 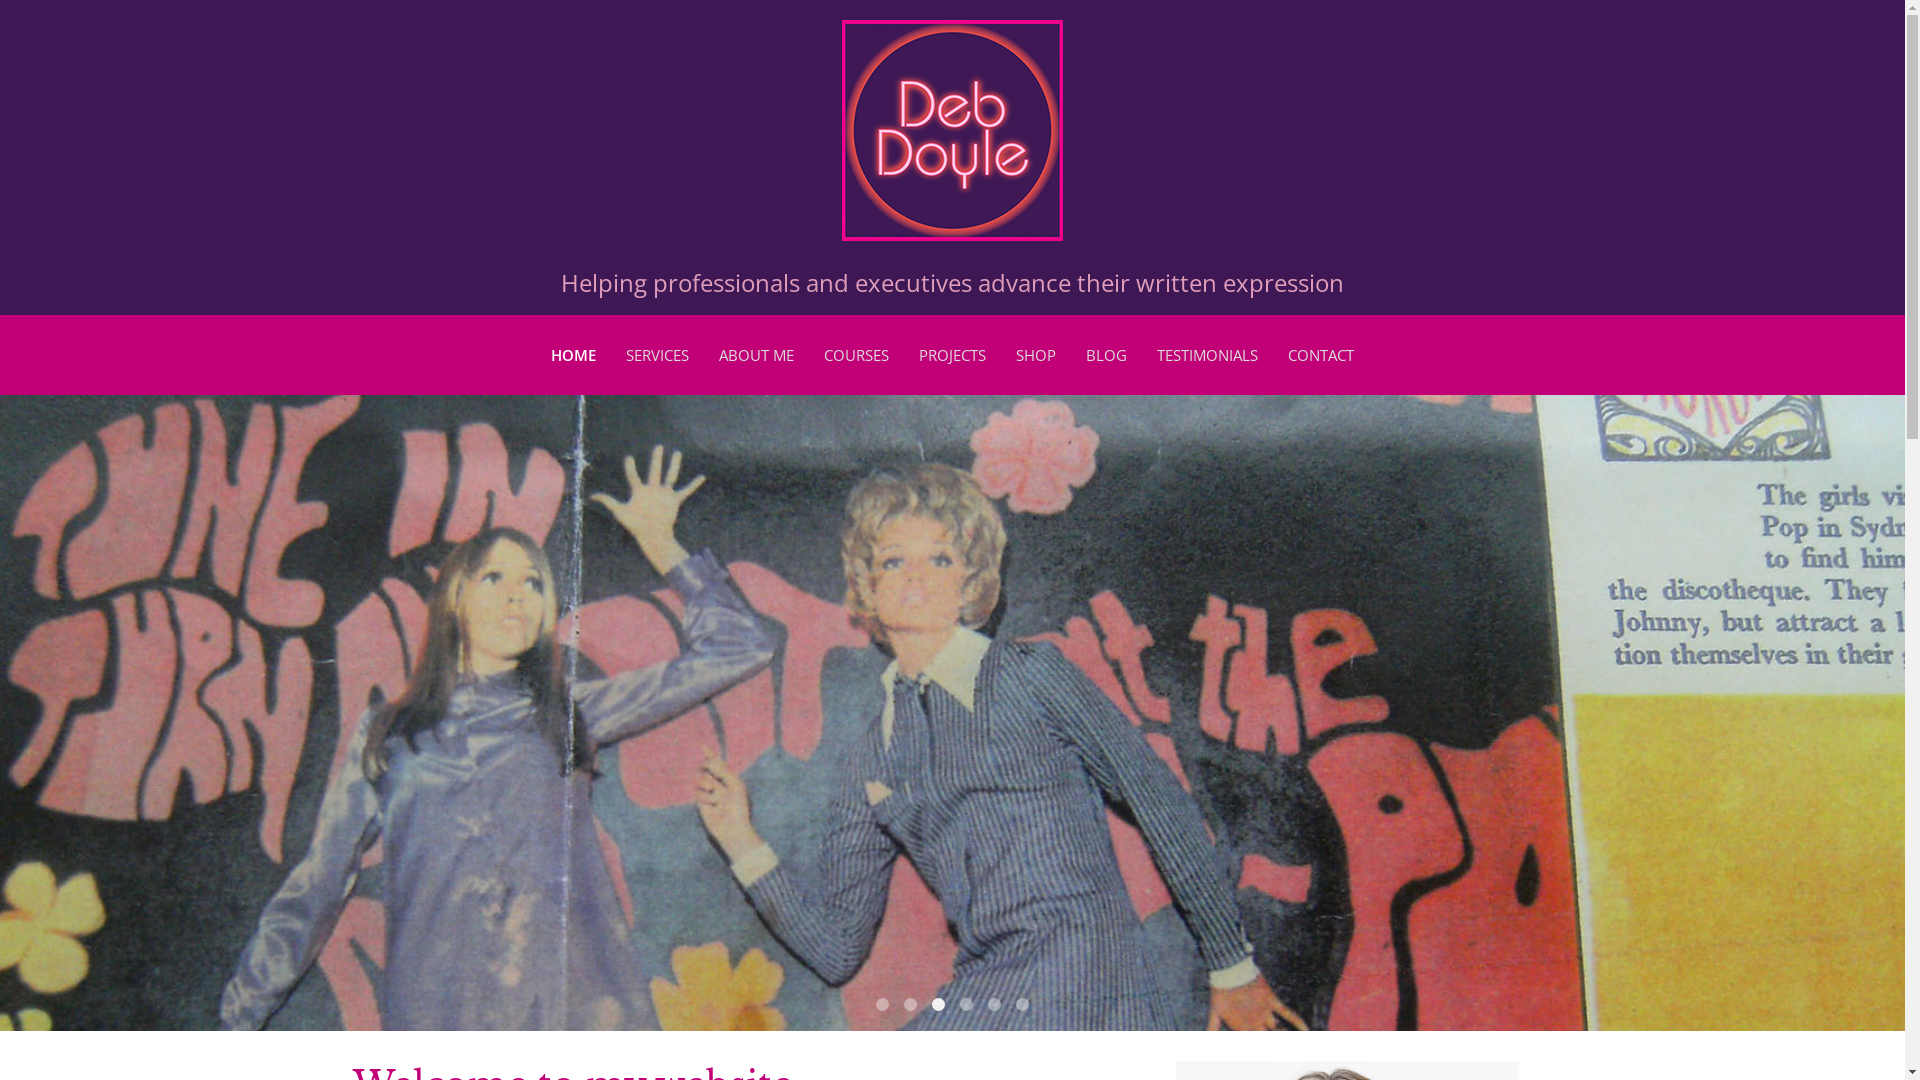 I want to click on 'BLOG', so click(x=1105, y=353).